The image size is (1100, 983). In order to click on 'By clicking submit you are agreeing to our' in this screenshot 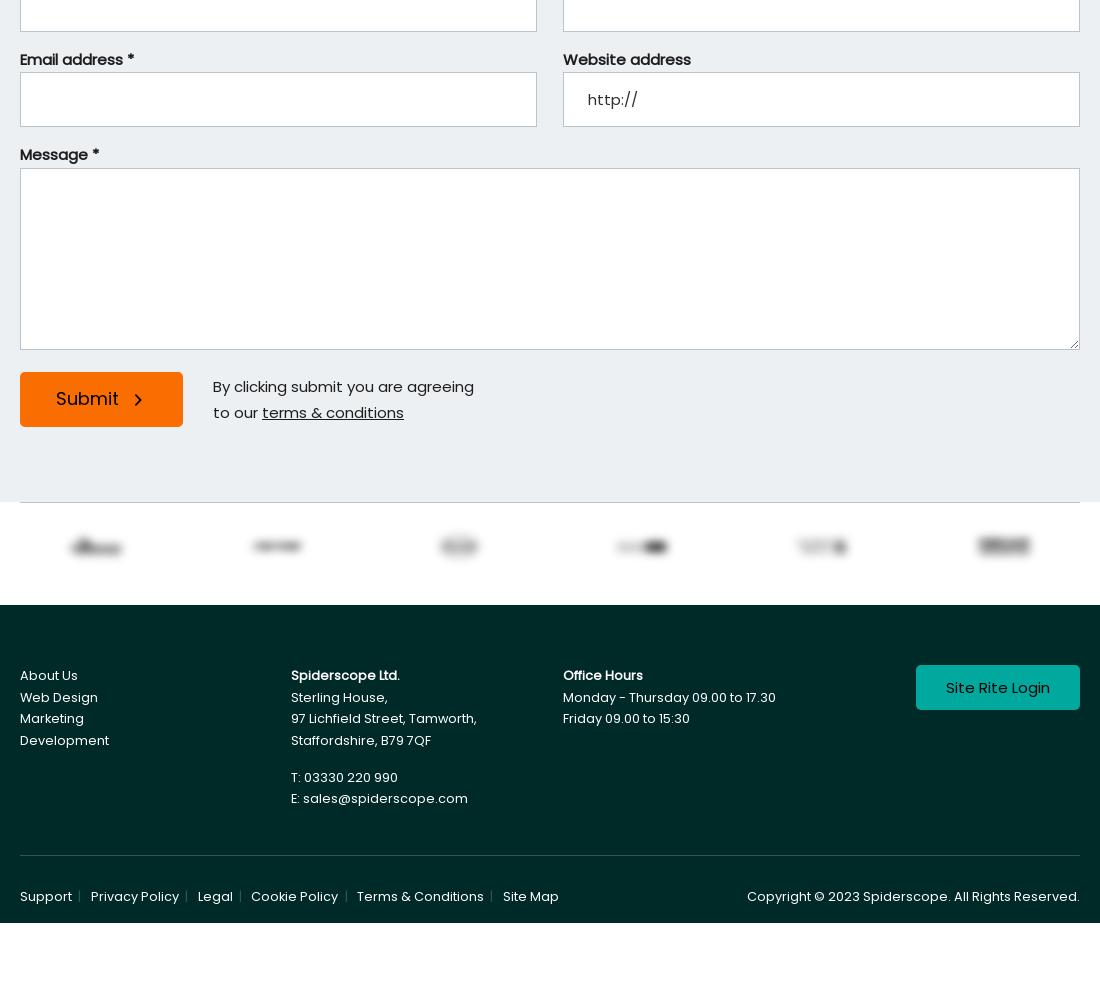, I will do `click(342, 397)`.